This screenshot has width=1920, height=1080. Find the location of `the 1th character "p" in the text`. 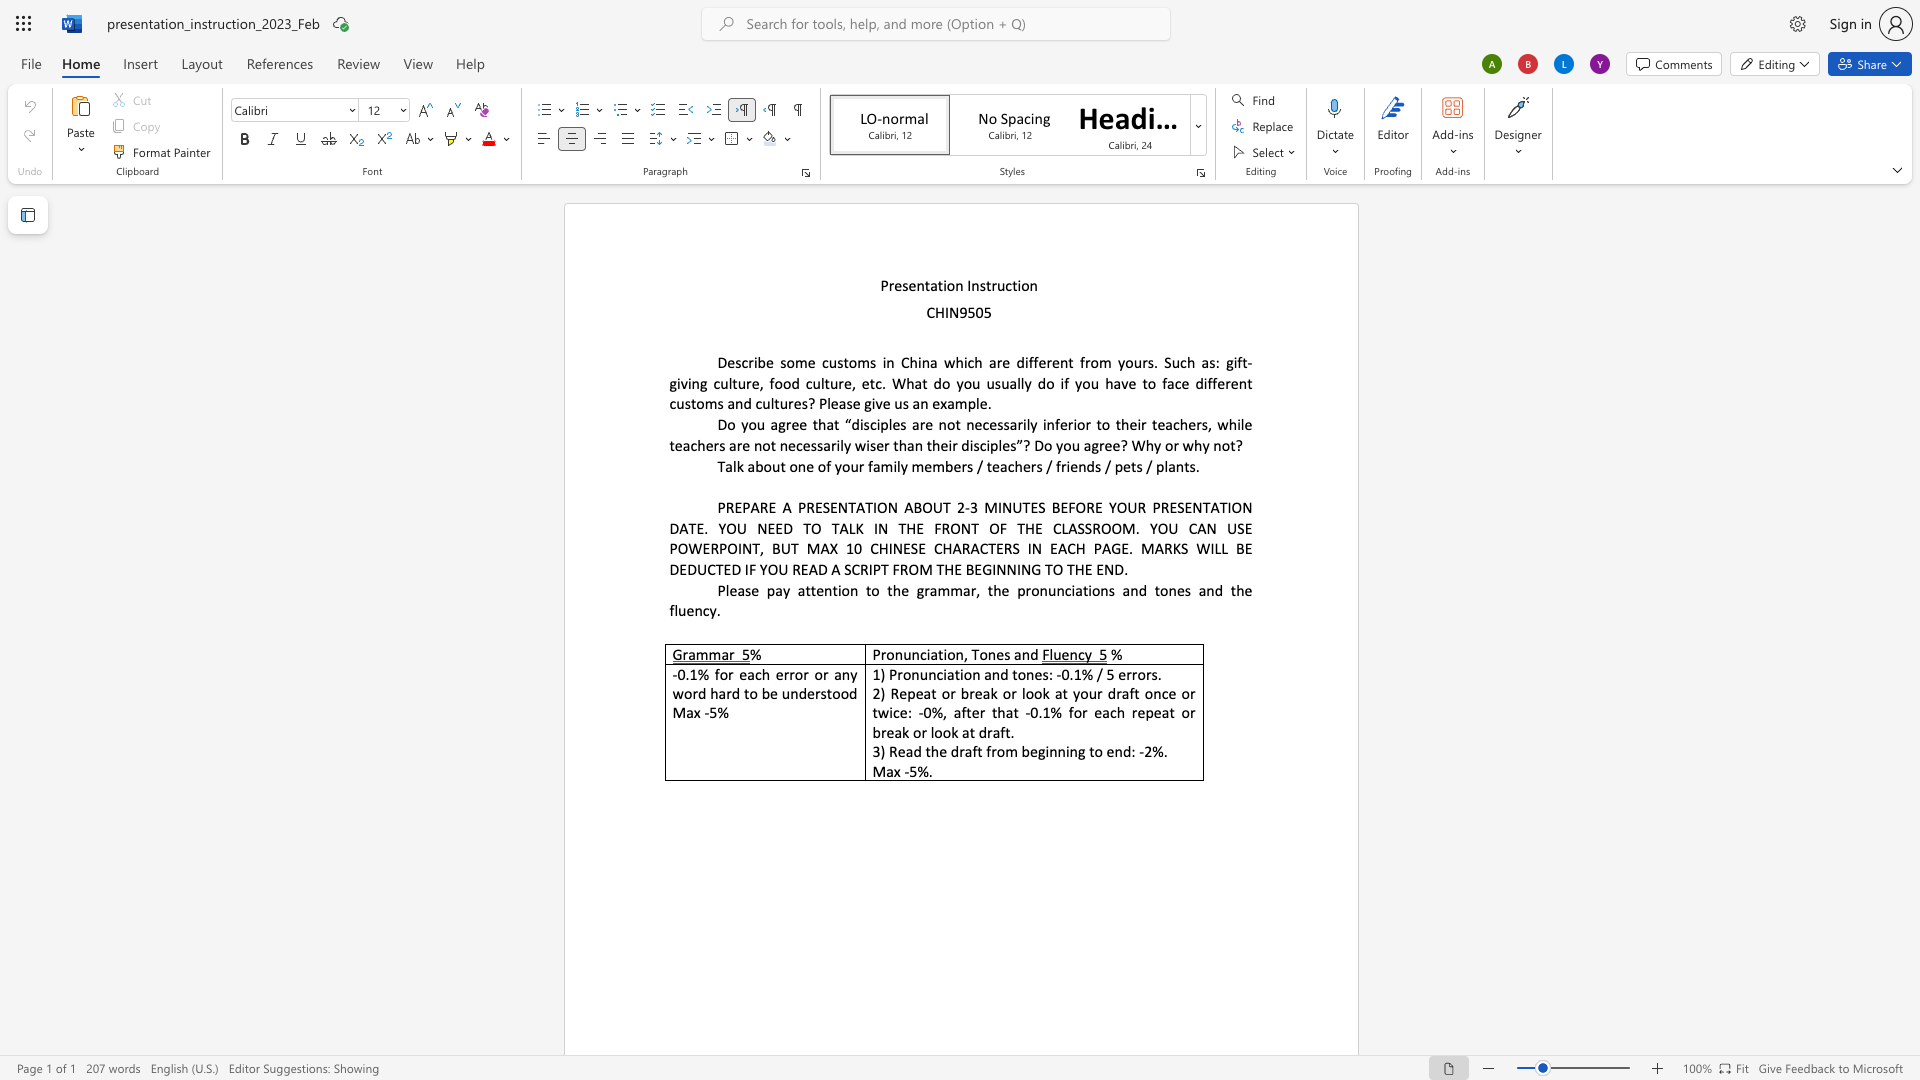

the 1th character "p" in the text is located at coordinates (971, 403).